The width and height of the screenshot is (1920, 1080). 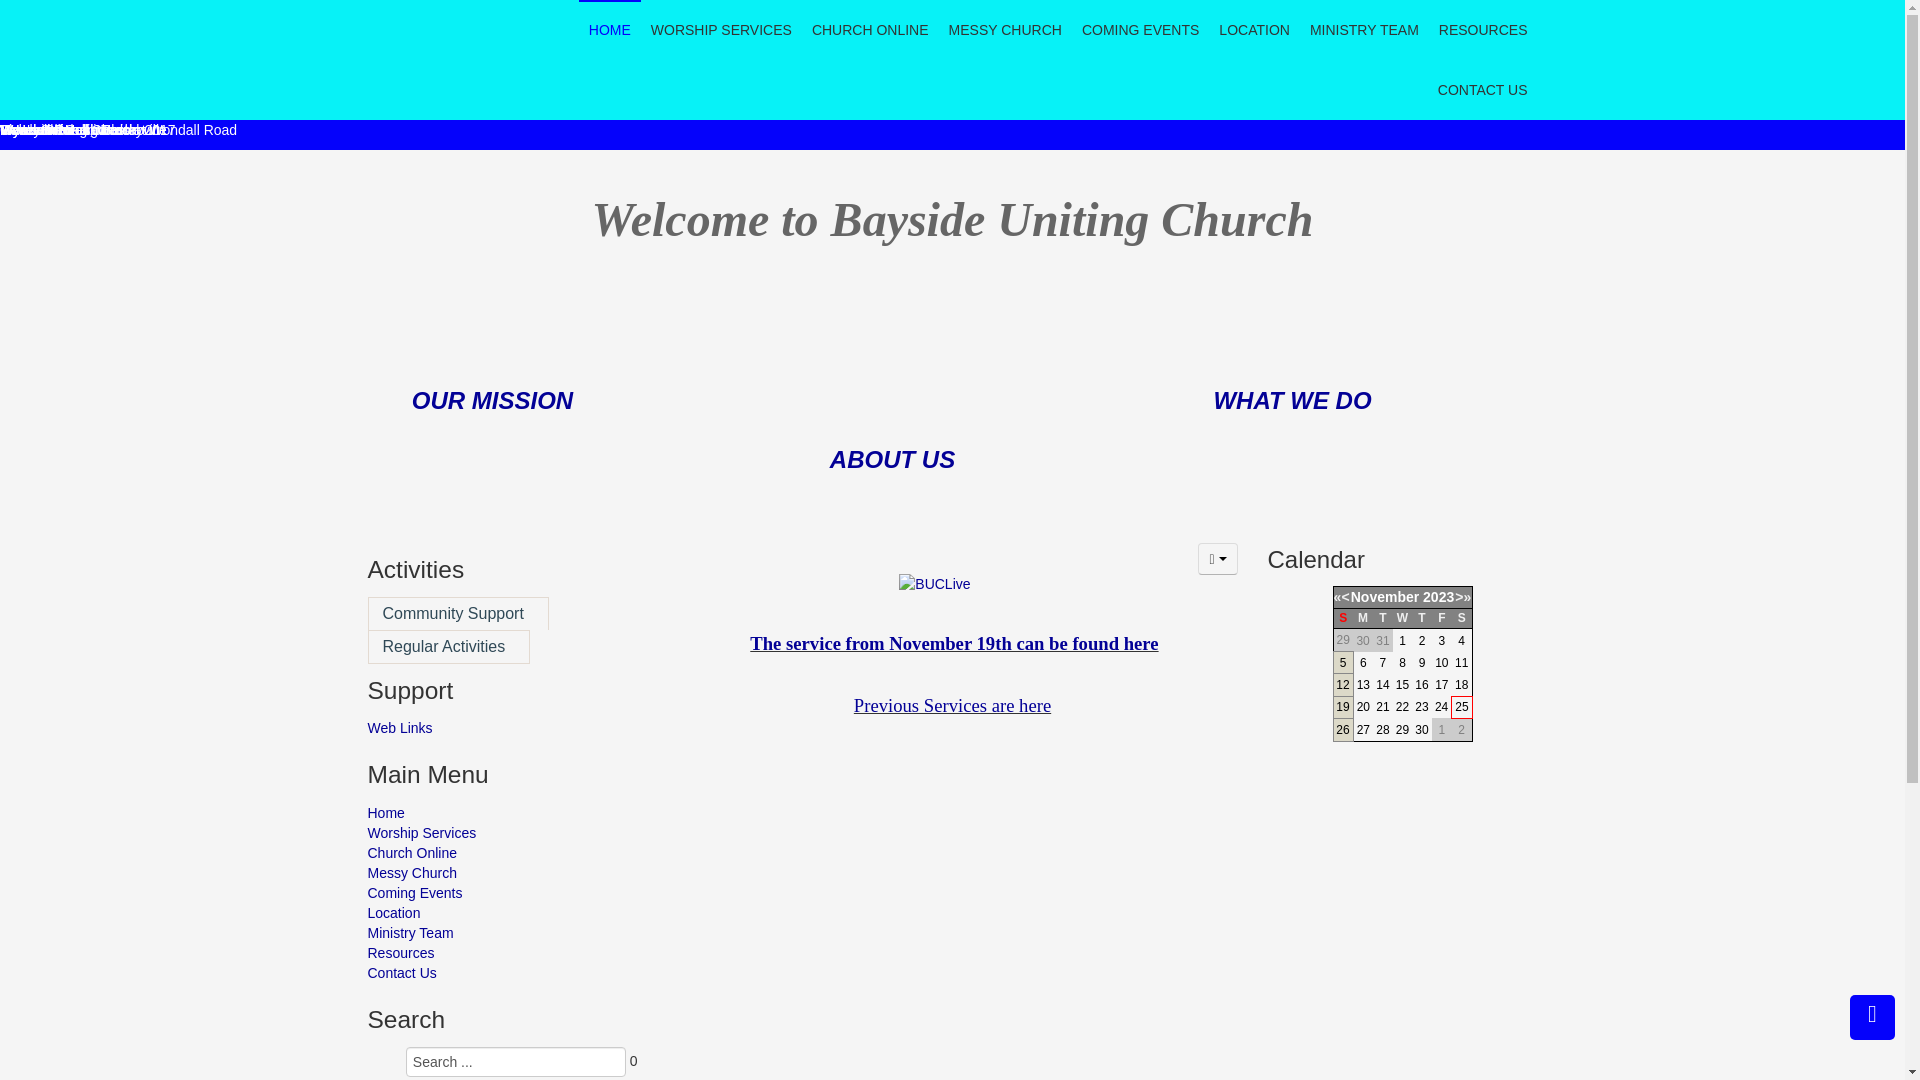 What do you see at coordinates (1384, 596) in the screenshot?
I see `'November'` at bounding box center [1384, 596].